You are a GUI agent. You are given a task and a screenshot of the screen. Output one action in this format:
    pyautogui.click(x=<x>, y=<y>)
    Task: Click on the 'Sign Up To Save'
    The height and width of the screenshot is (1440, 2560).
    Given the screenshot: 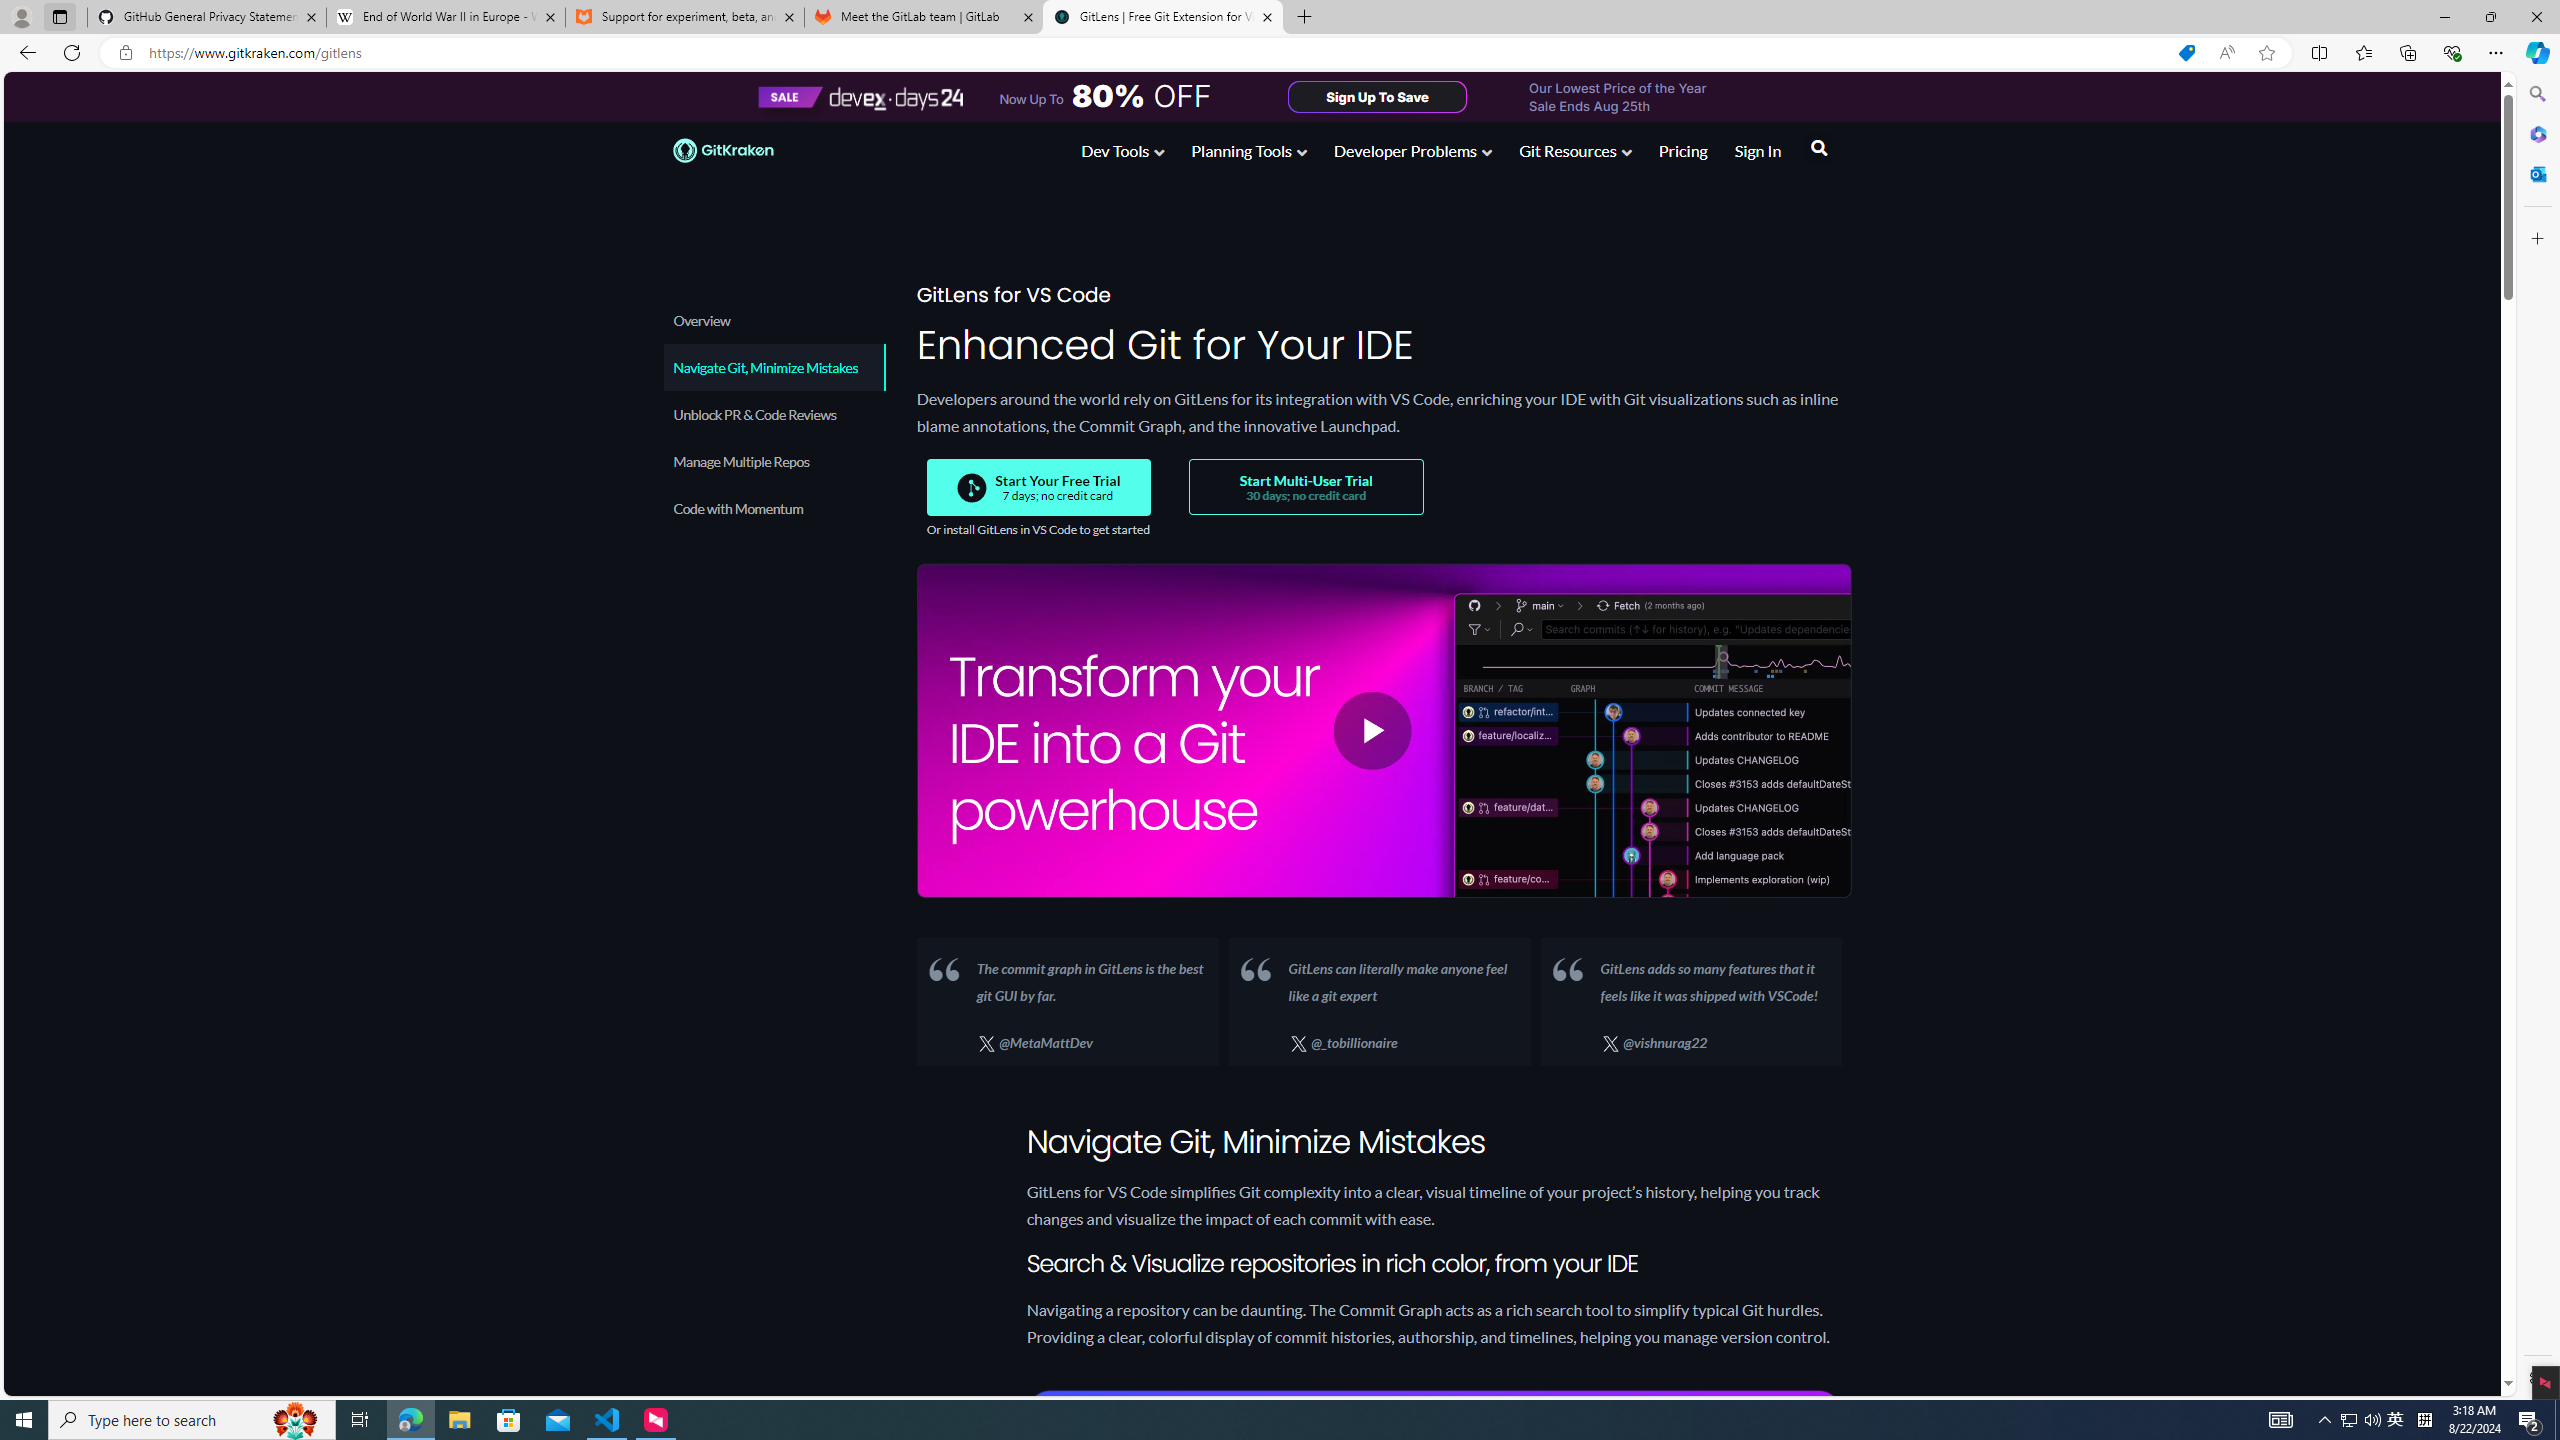 What is the action you would take?
    pyautogui.click(x=1377, y=95)
    